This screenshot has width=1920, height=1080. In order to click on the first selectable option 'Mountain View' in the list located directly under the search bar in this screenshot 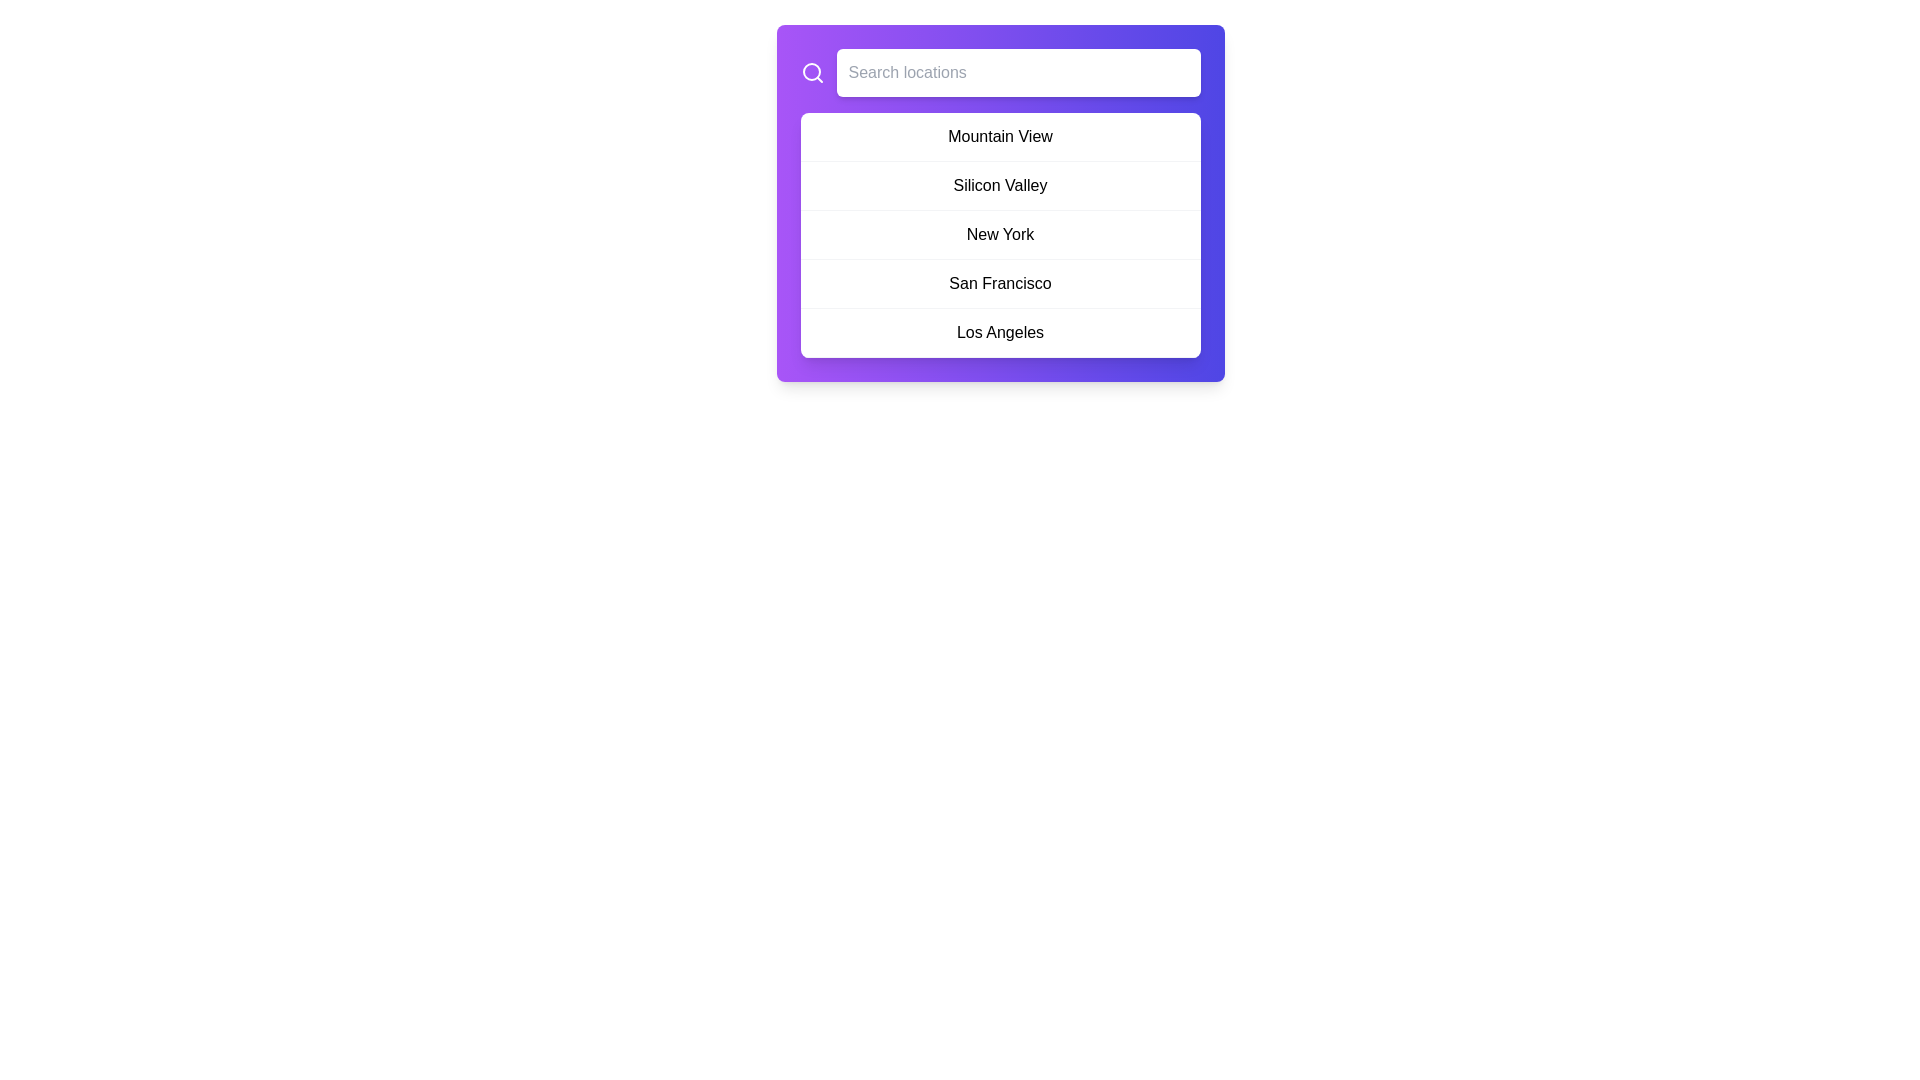, I will do `click(1000, 136)`.